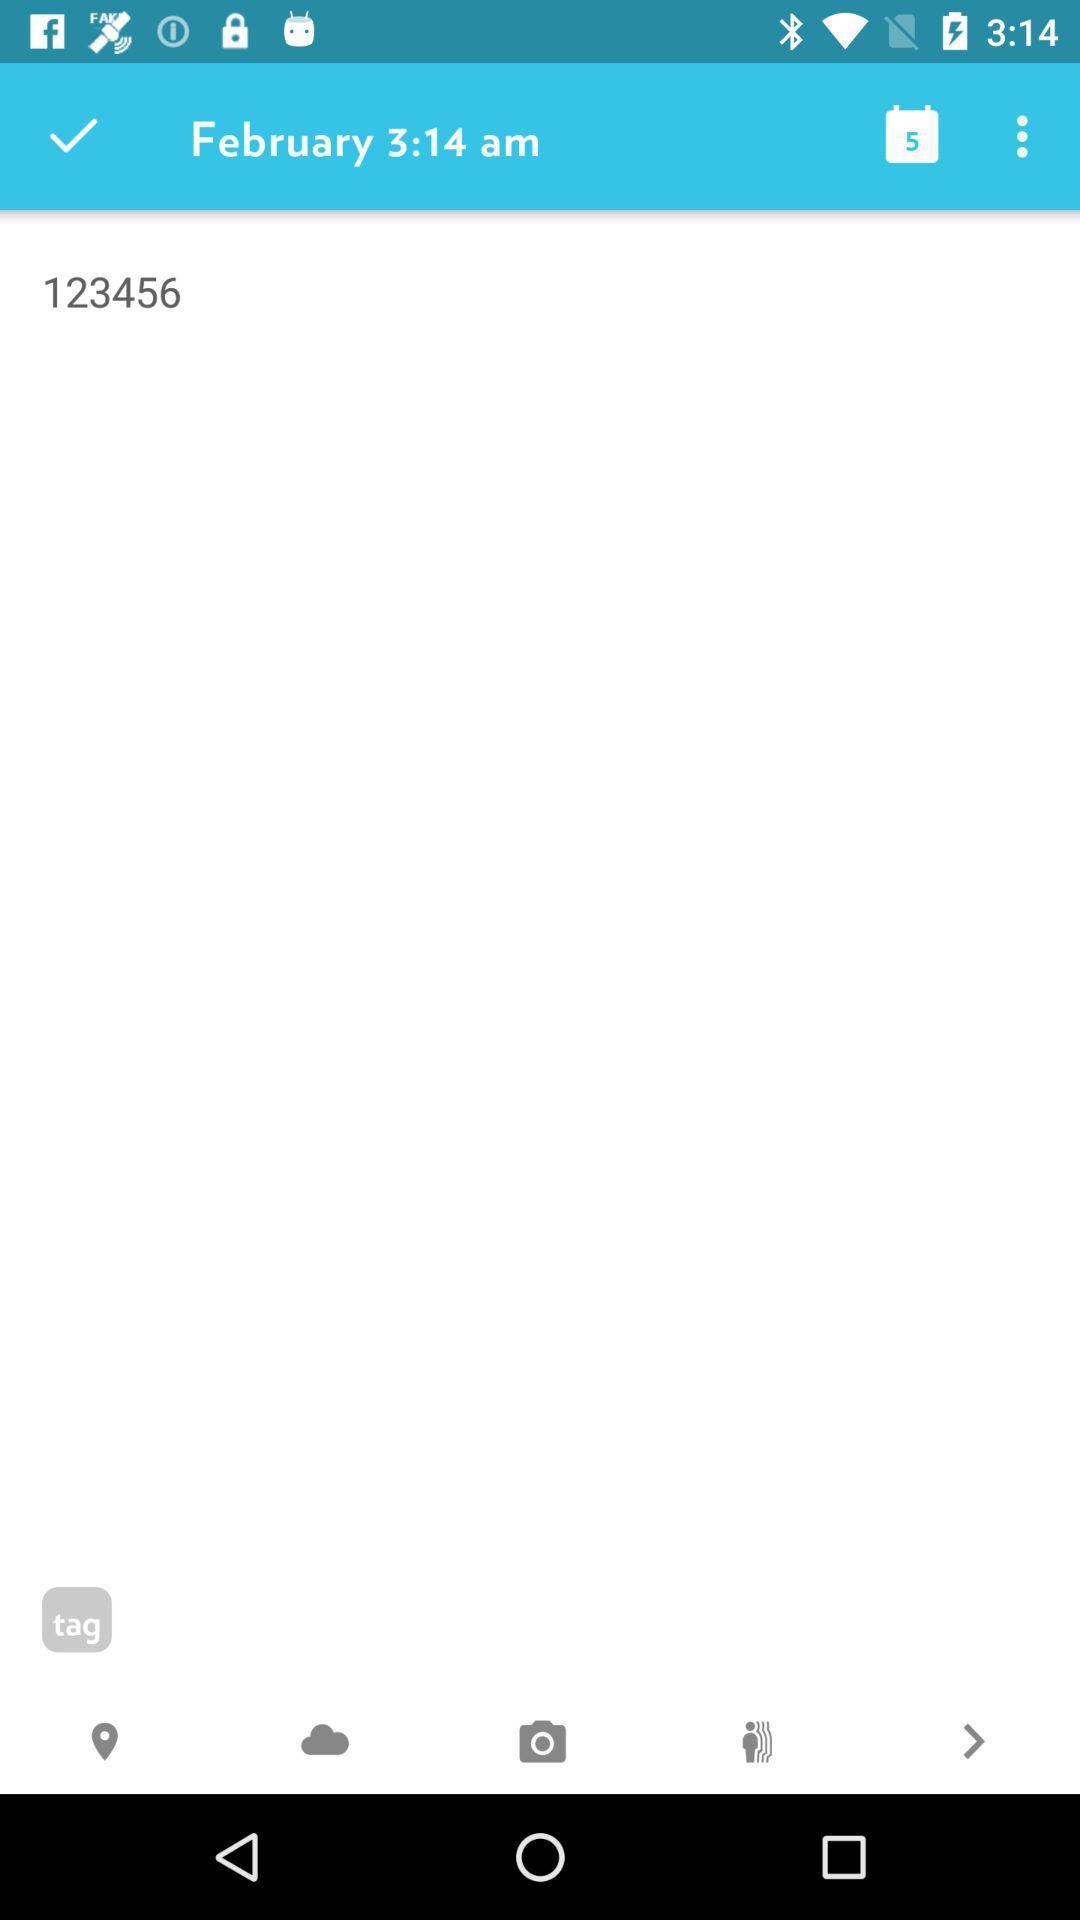 The height and width of the screenshot is (1920, 1080). Describe the element at coordinates (911, 135) in the screenshot. I see `the icon next to february 3 14 item` at that location.